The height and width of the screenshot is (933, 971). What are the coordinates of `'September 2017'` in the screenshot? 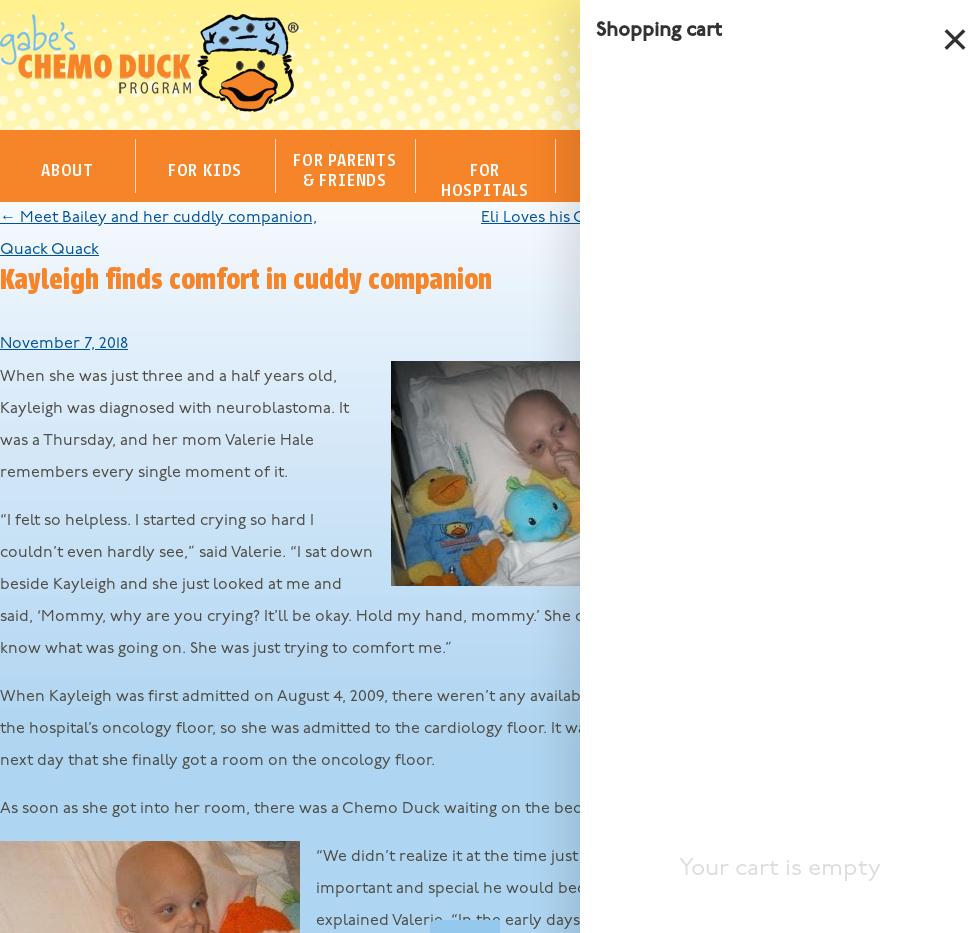 It's located at (789, 910).